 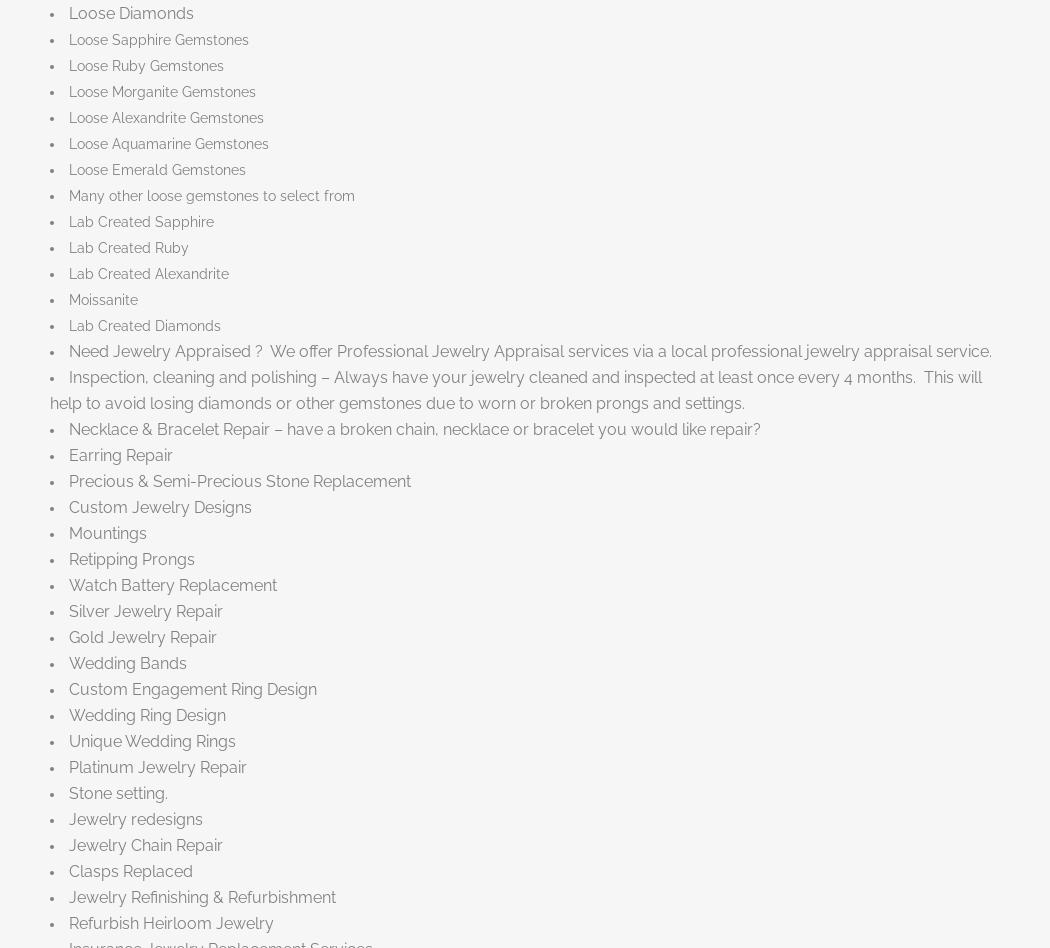 I want to click on 'Unique Wedding Rings', so click(x=152, y=740).